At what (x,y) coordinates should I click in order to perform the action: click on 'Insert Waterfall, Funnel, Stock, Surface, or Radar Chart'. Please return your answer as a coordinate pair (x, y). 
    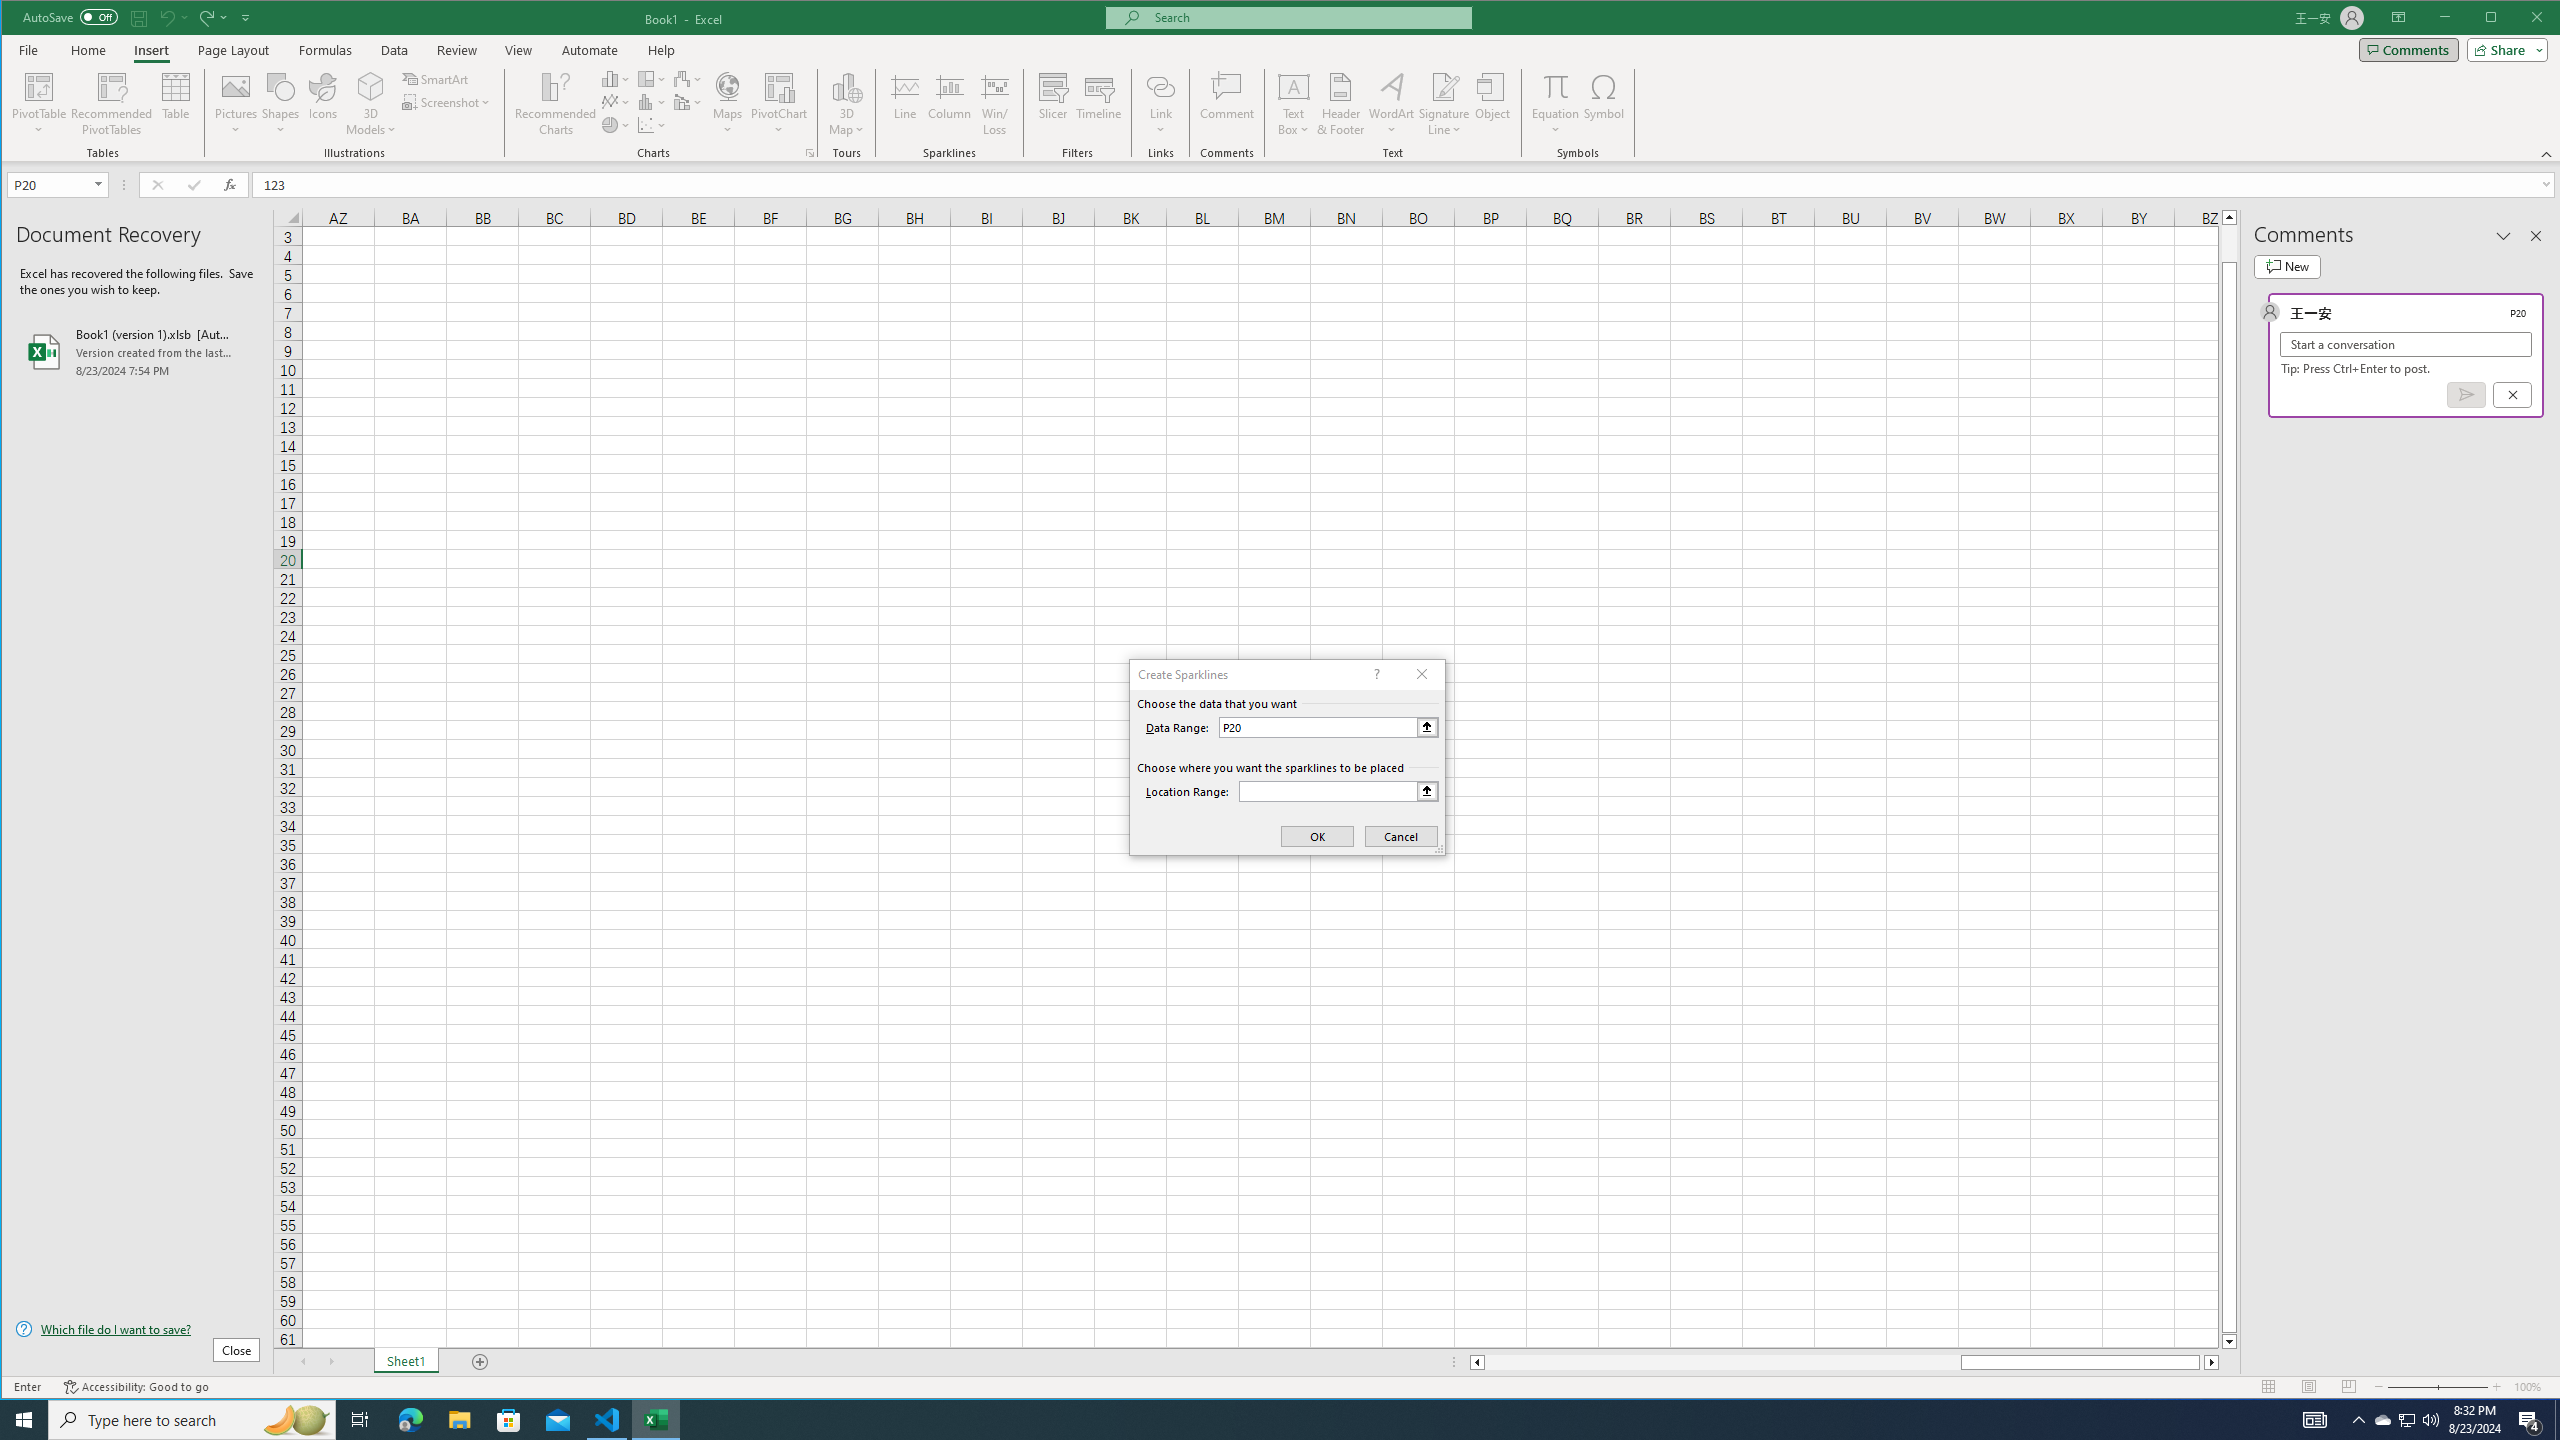
    Looking at the image, I should click on (688, 78).